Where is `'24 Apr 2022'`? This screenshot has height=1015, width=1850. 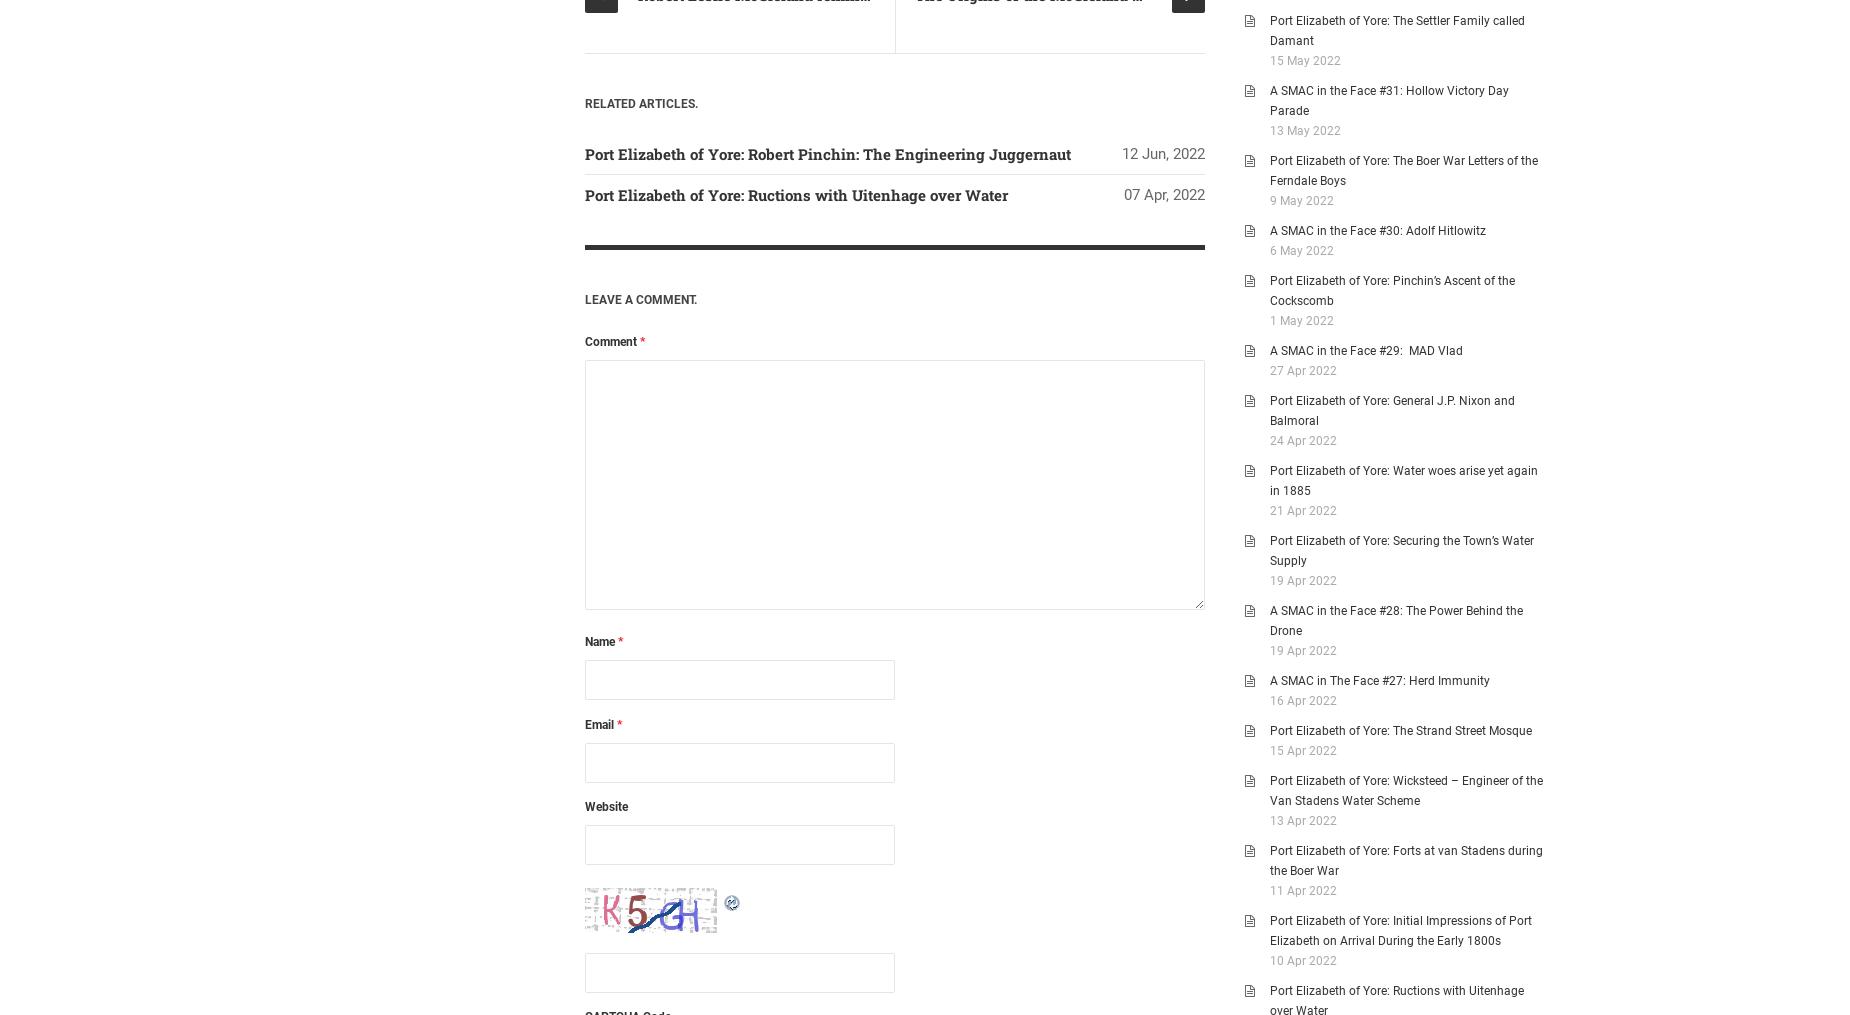 '24 Apr 2022' is located at coordinates (1302, 440).